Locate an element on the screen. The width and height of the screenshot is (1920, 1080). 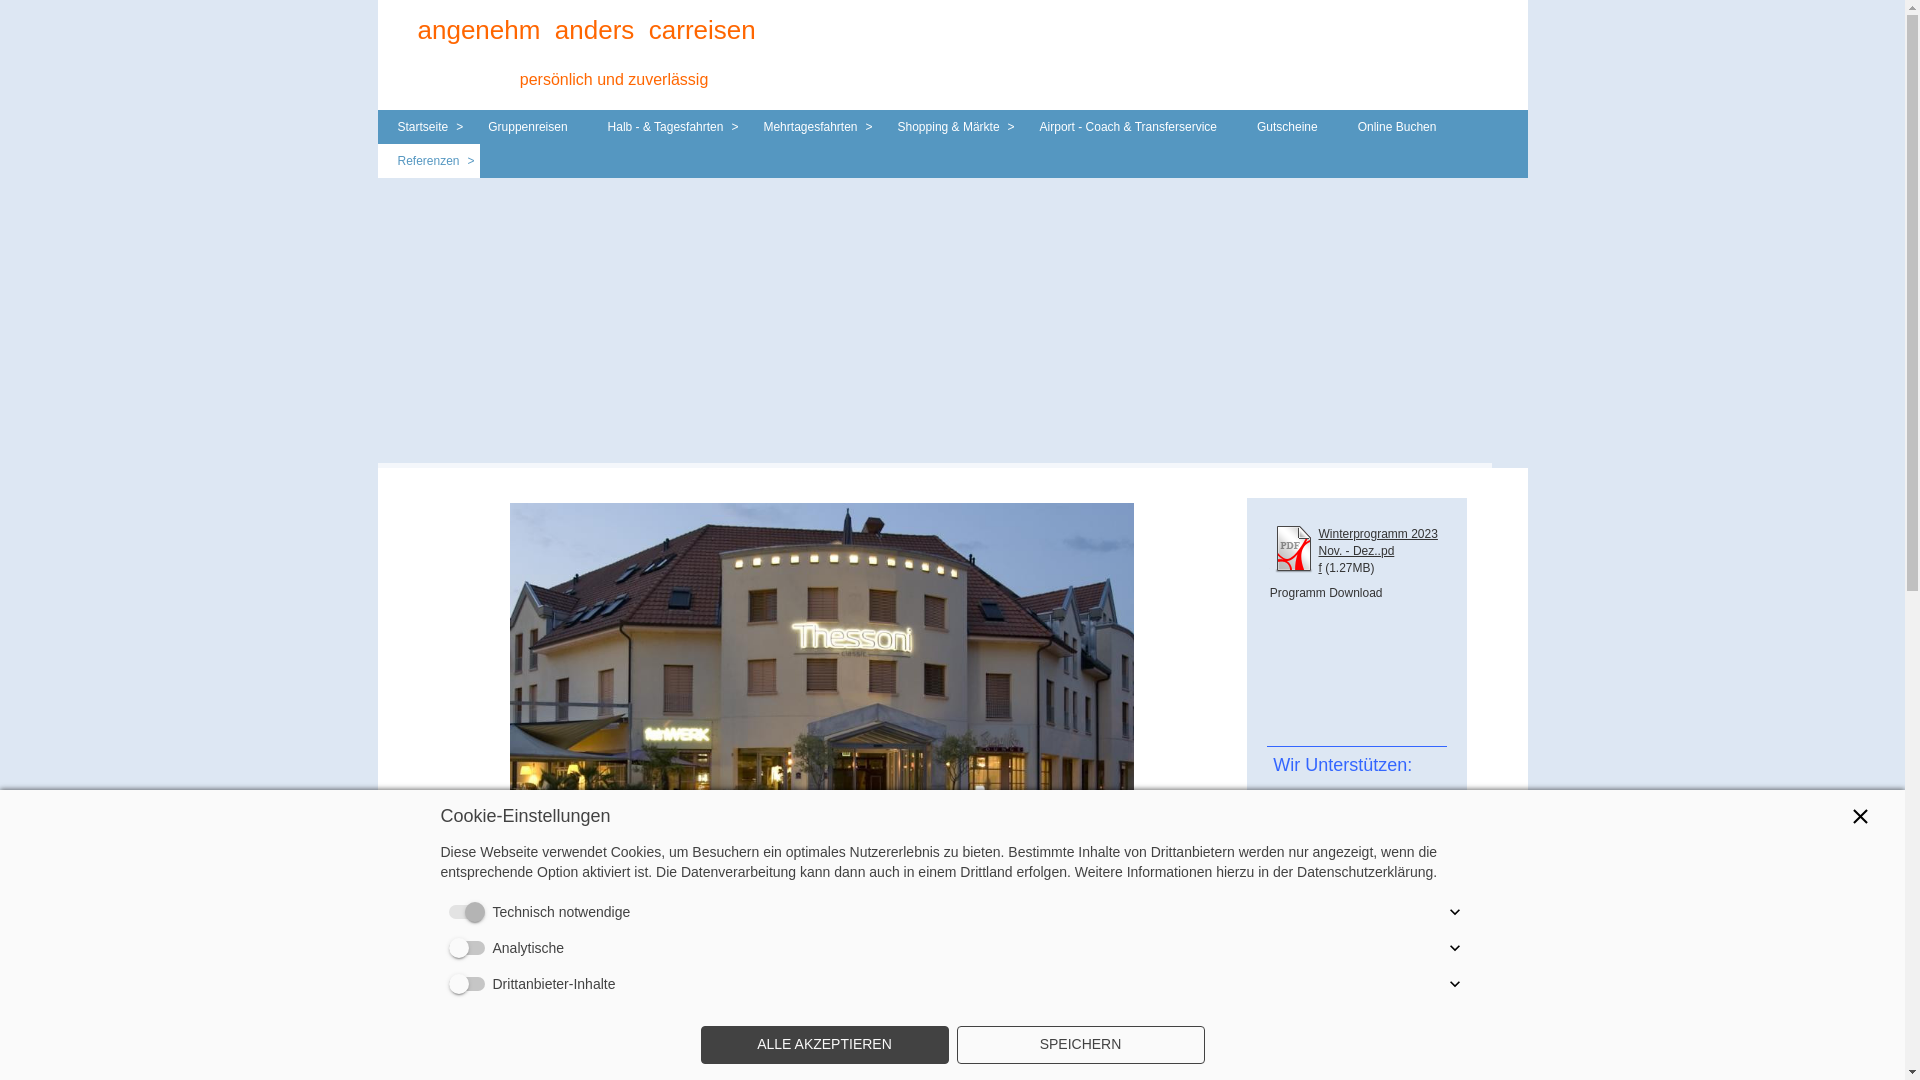
'Startseite' is located at coordinates (422, 127).